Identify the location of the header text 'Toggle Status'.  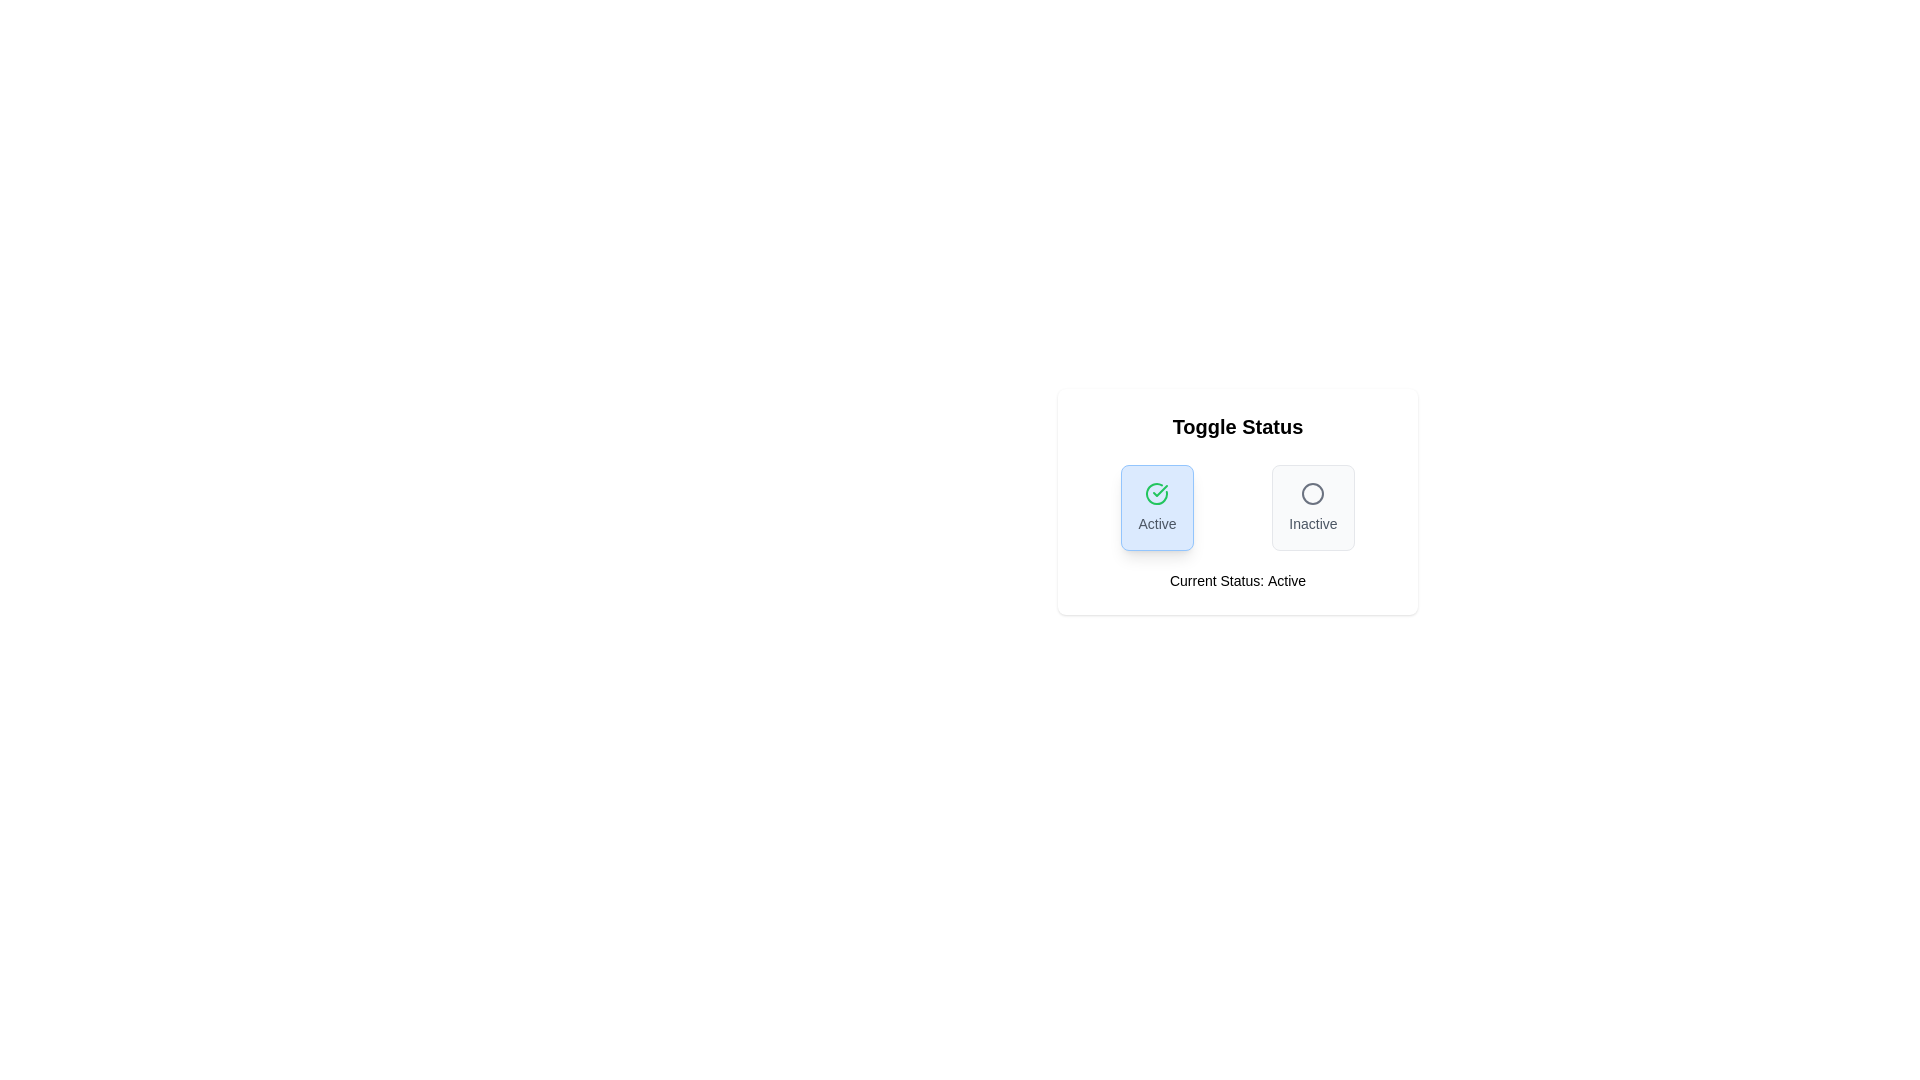
(1237, 426).